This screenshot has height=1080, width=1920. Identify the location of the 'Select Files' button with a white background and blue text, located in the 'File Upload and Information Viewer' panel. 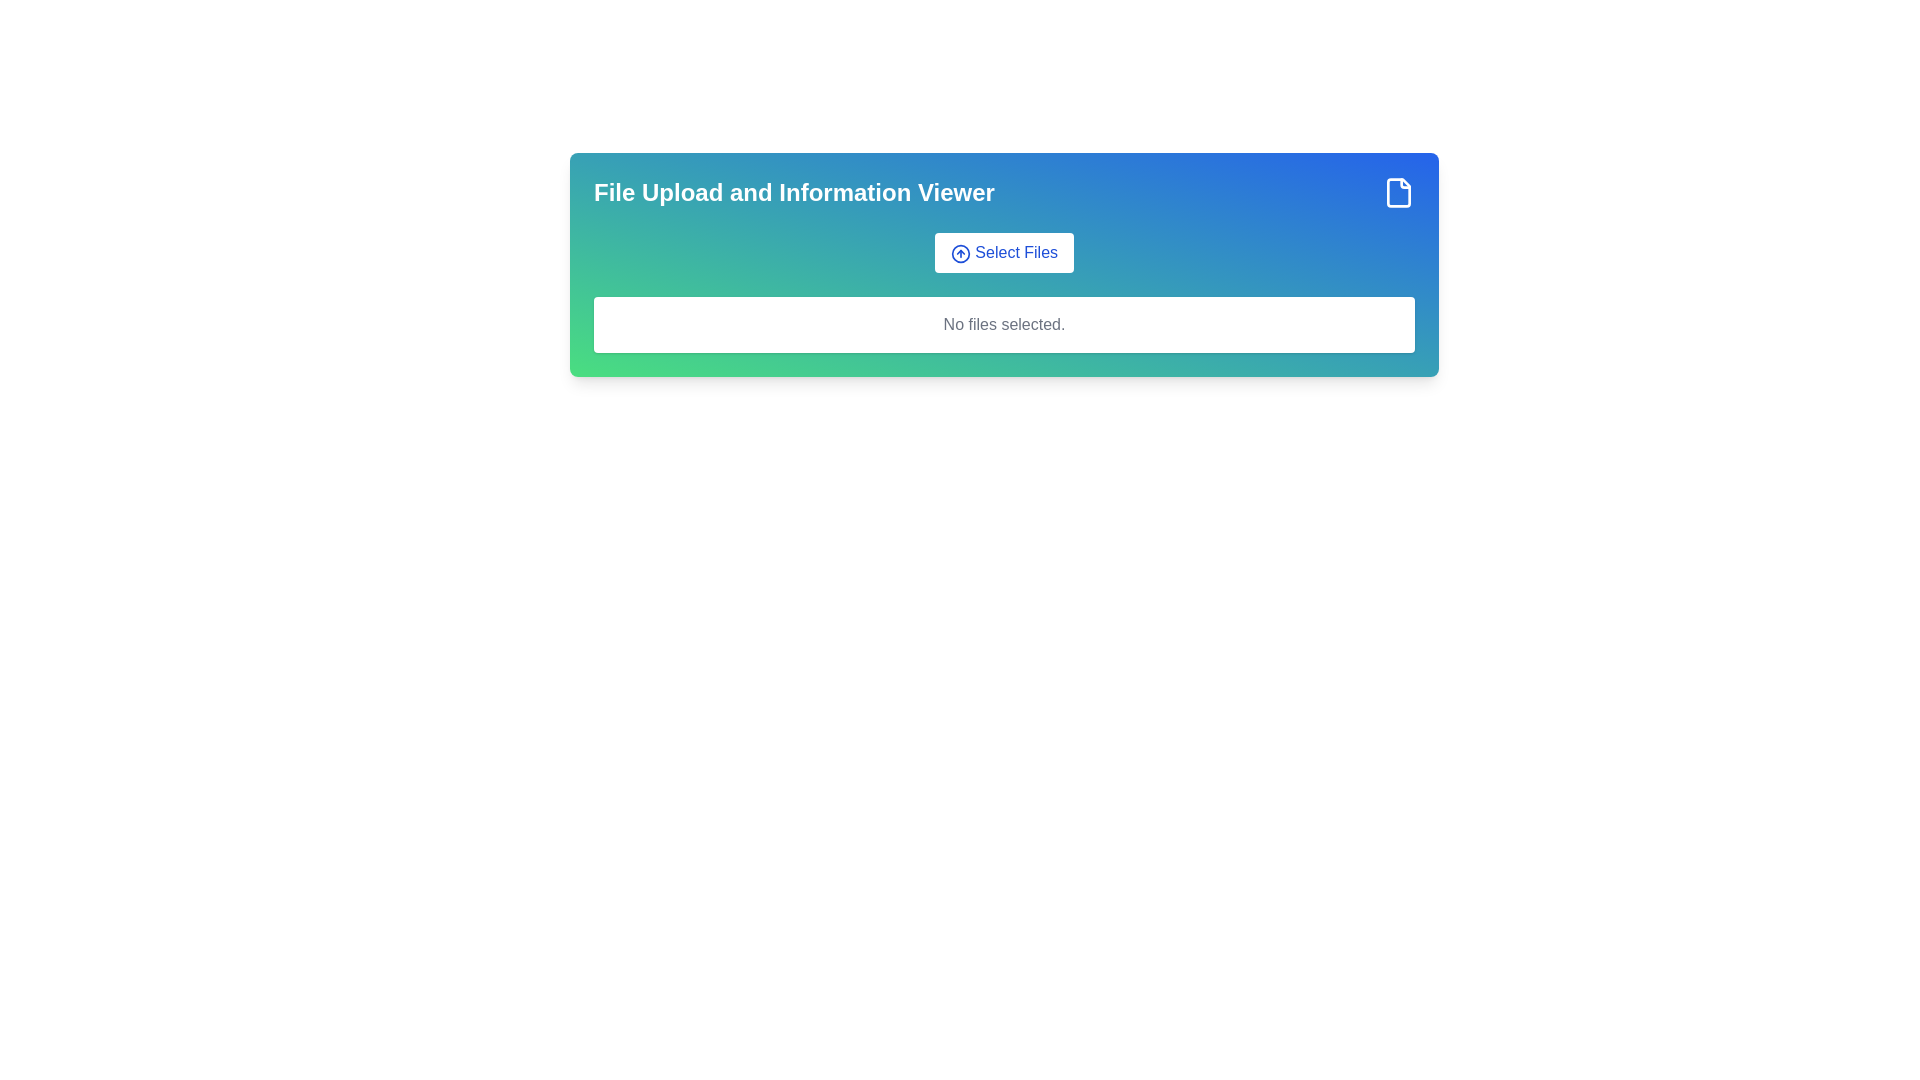
(1004, 252).